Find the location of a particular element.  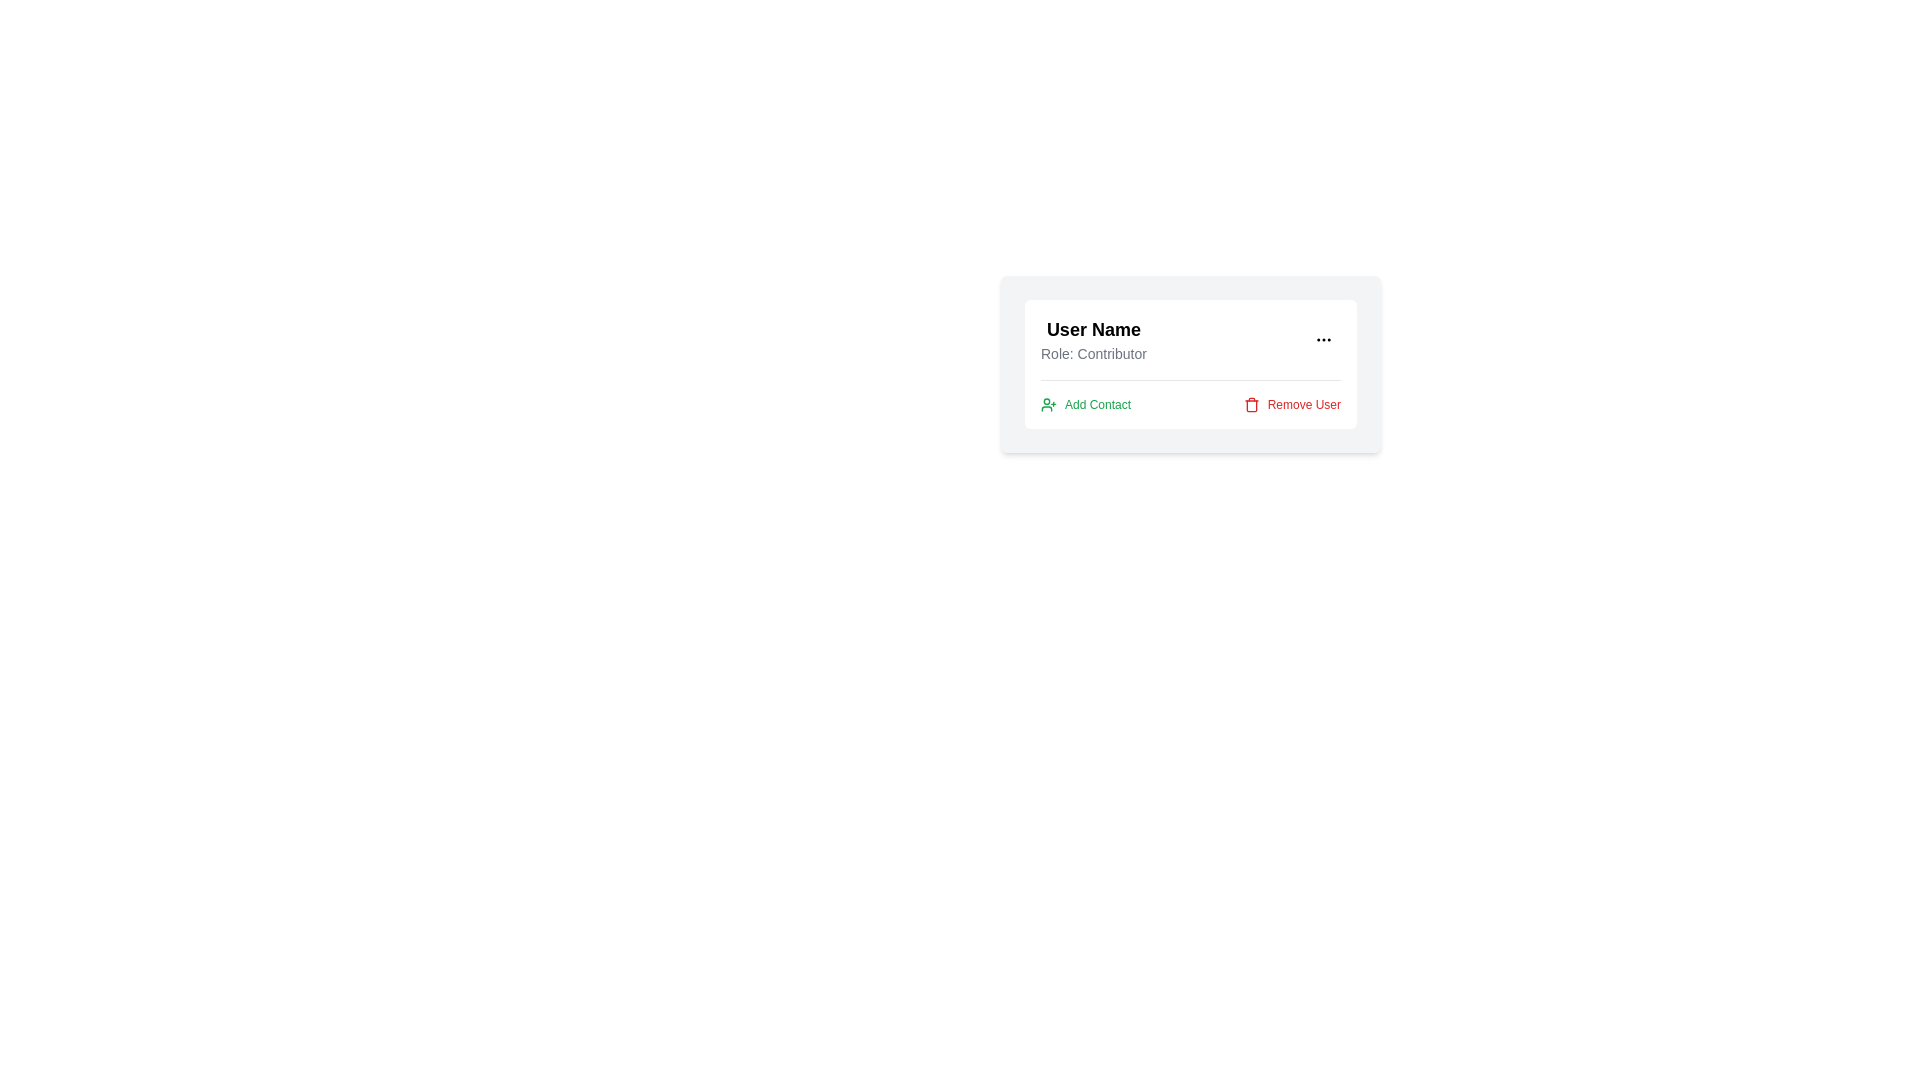

the red trash bin icon located to the left of the 'Remove User' text in the lower-right corner of the user details card is located at coordinates (1250, 405).